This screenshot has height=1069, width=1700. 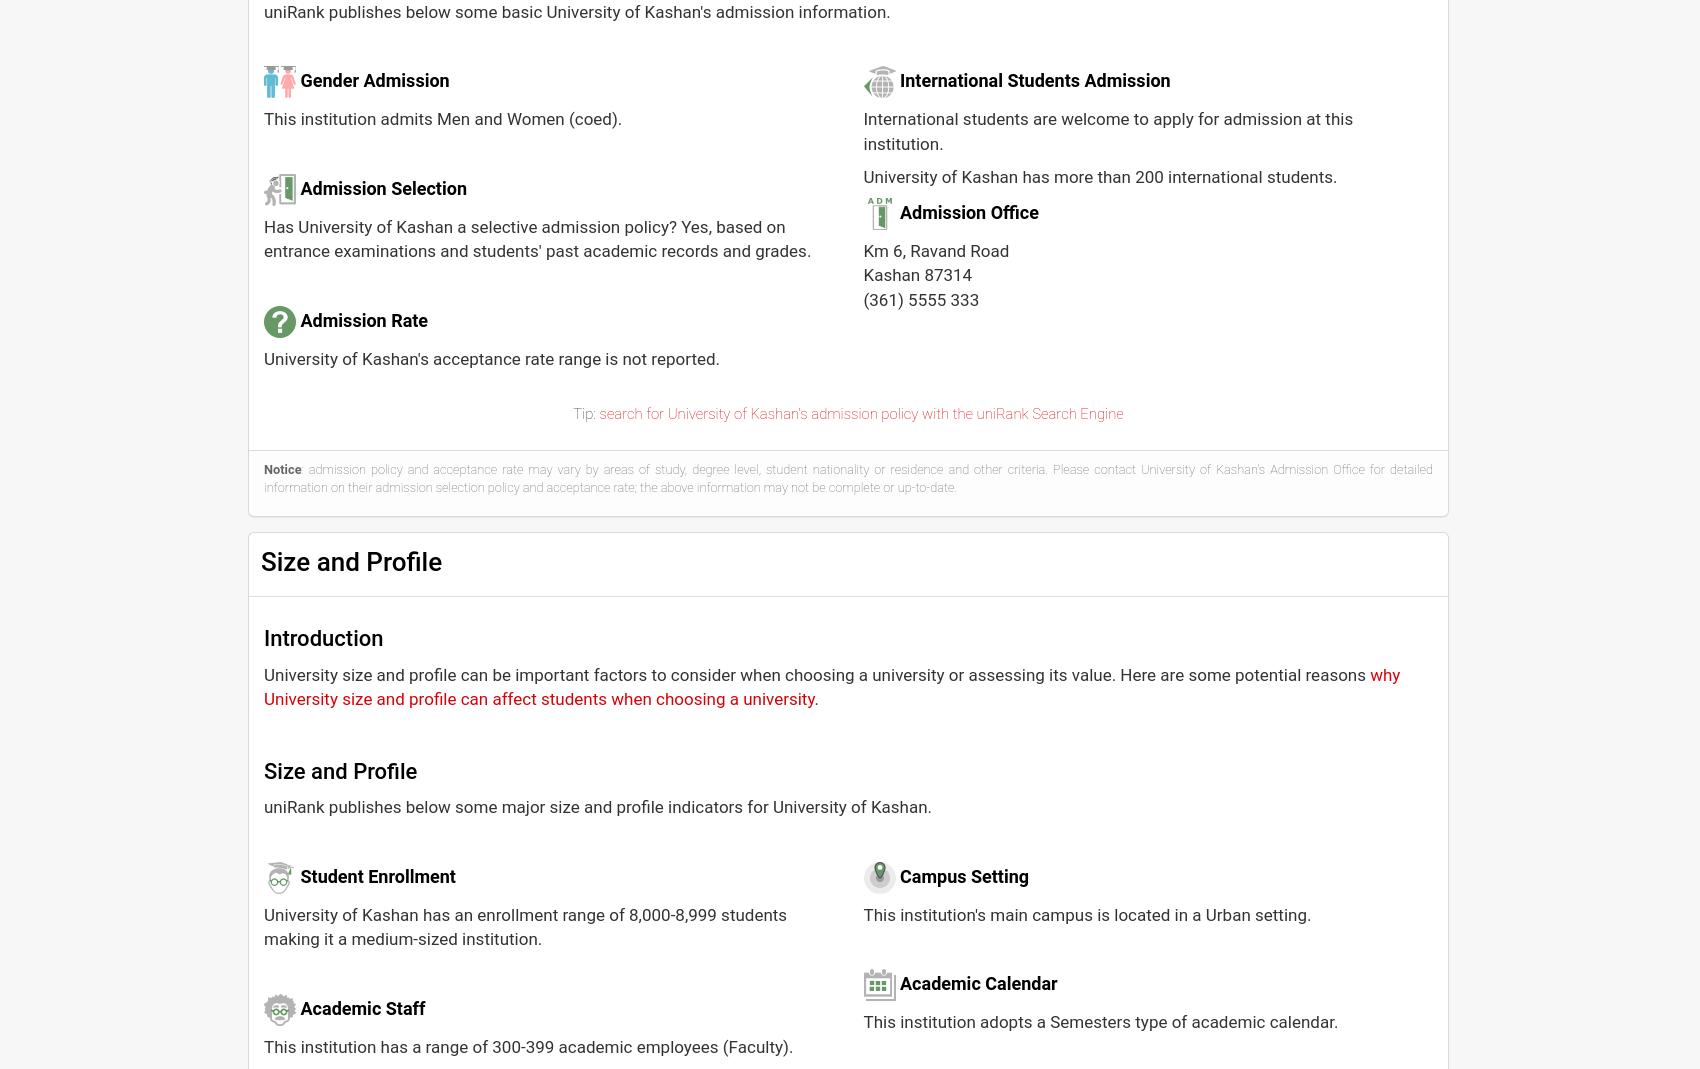 I want to click on 'uniRank publishes below some basic University of Kashan's admission information.', so click(x=575, y=10).